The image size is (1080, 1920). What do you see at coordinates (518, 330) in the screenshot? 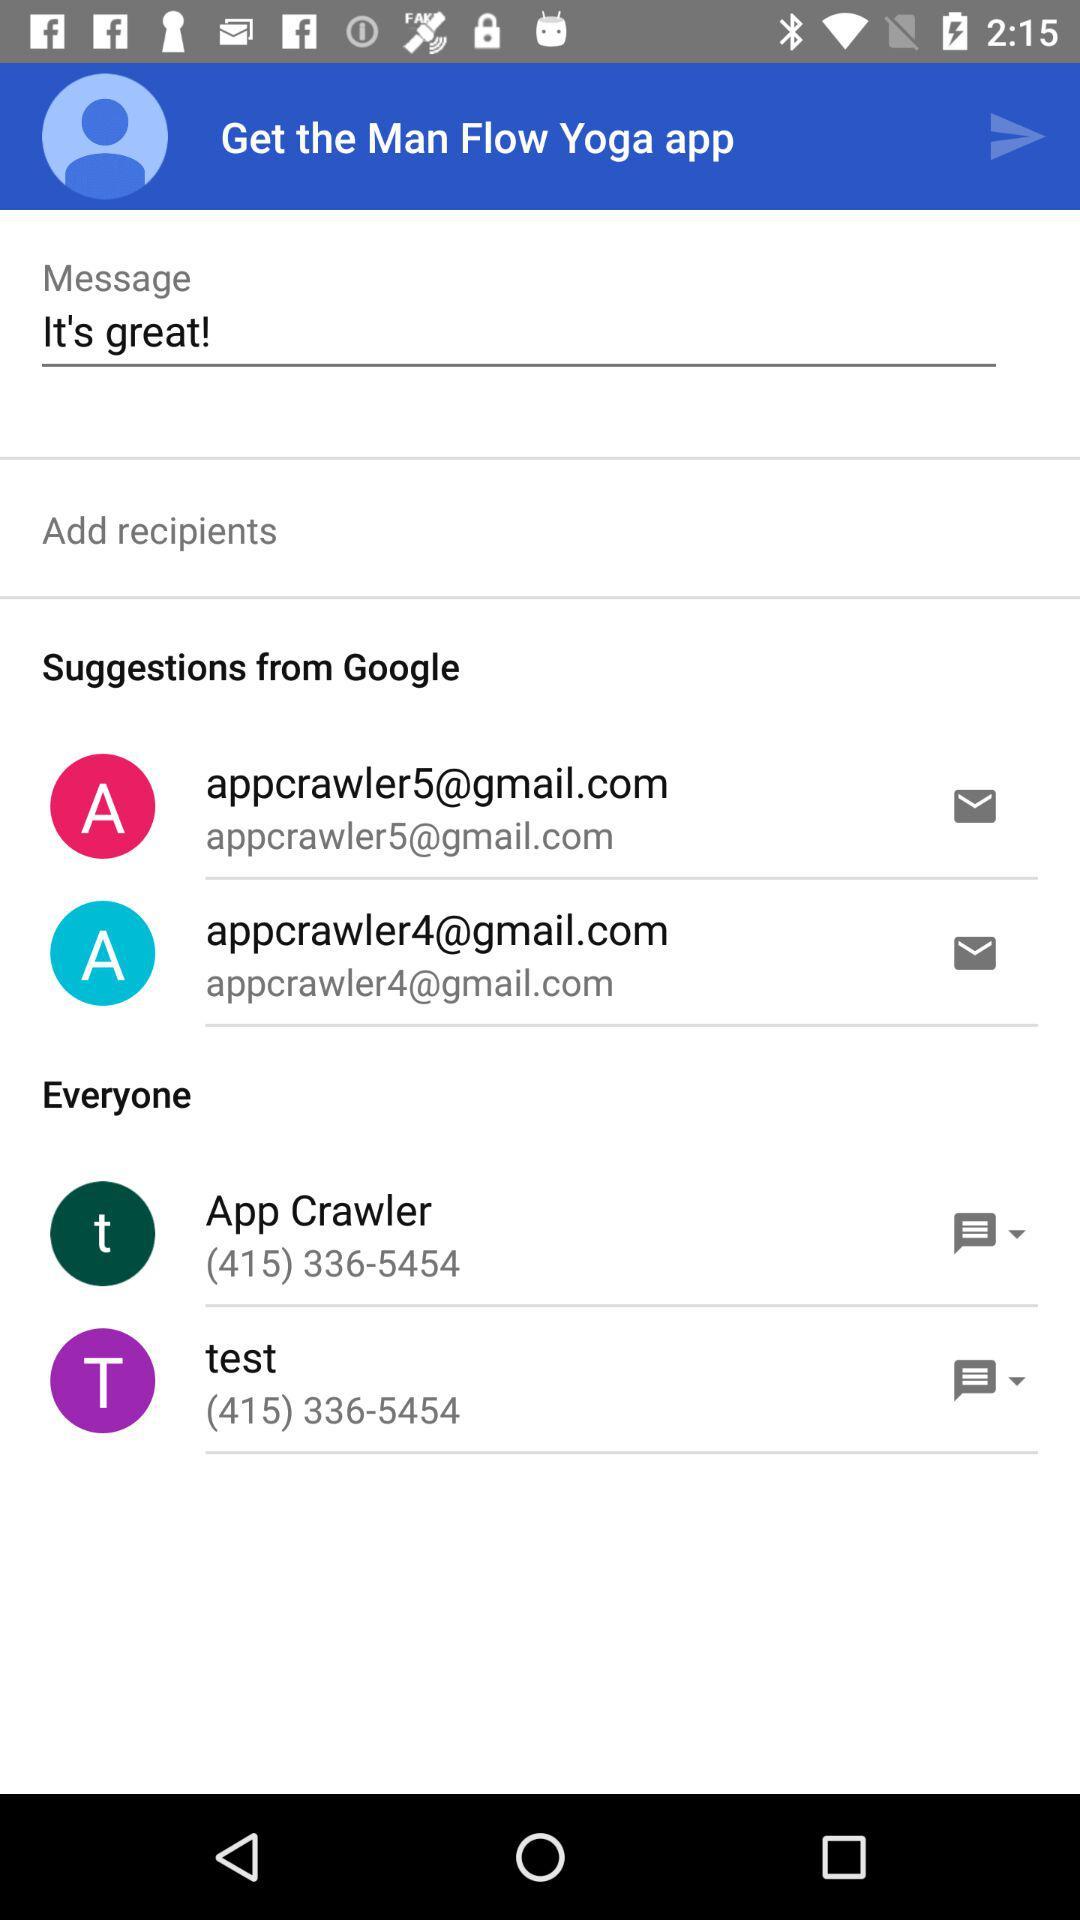
I see `the it's great!` at bounding box center [518, 330].